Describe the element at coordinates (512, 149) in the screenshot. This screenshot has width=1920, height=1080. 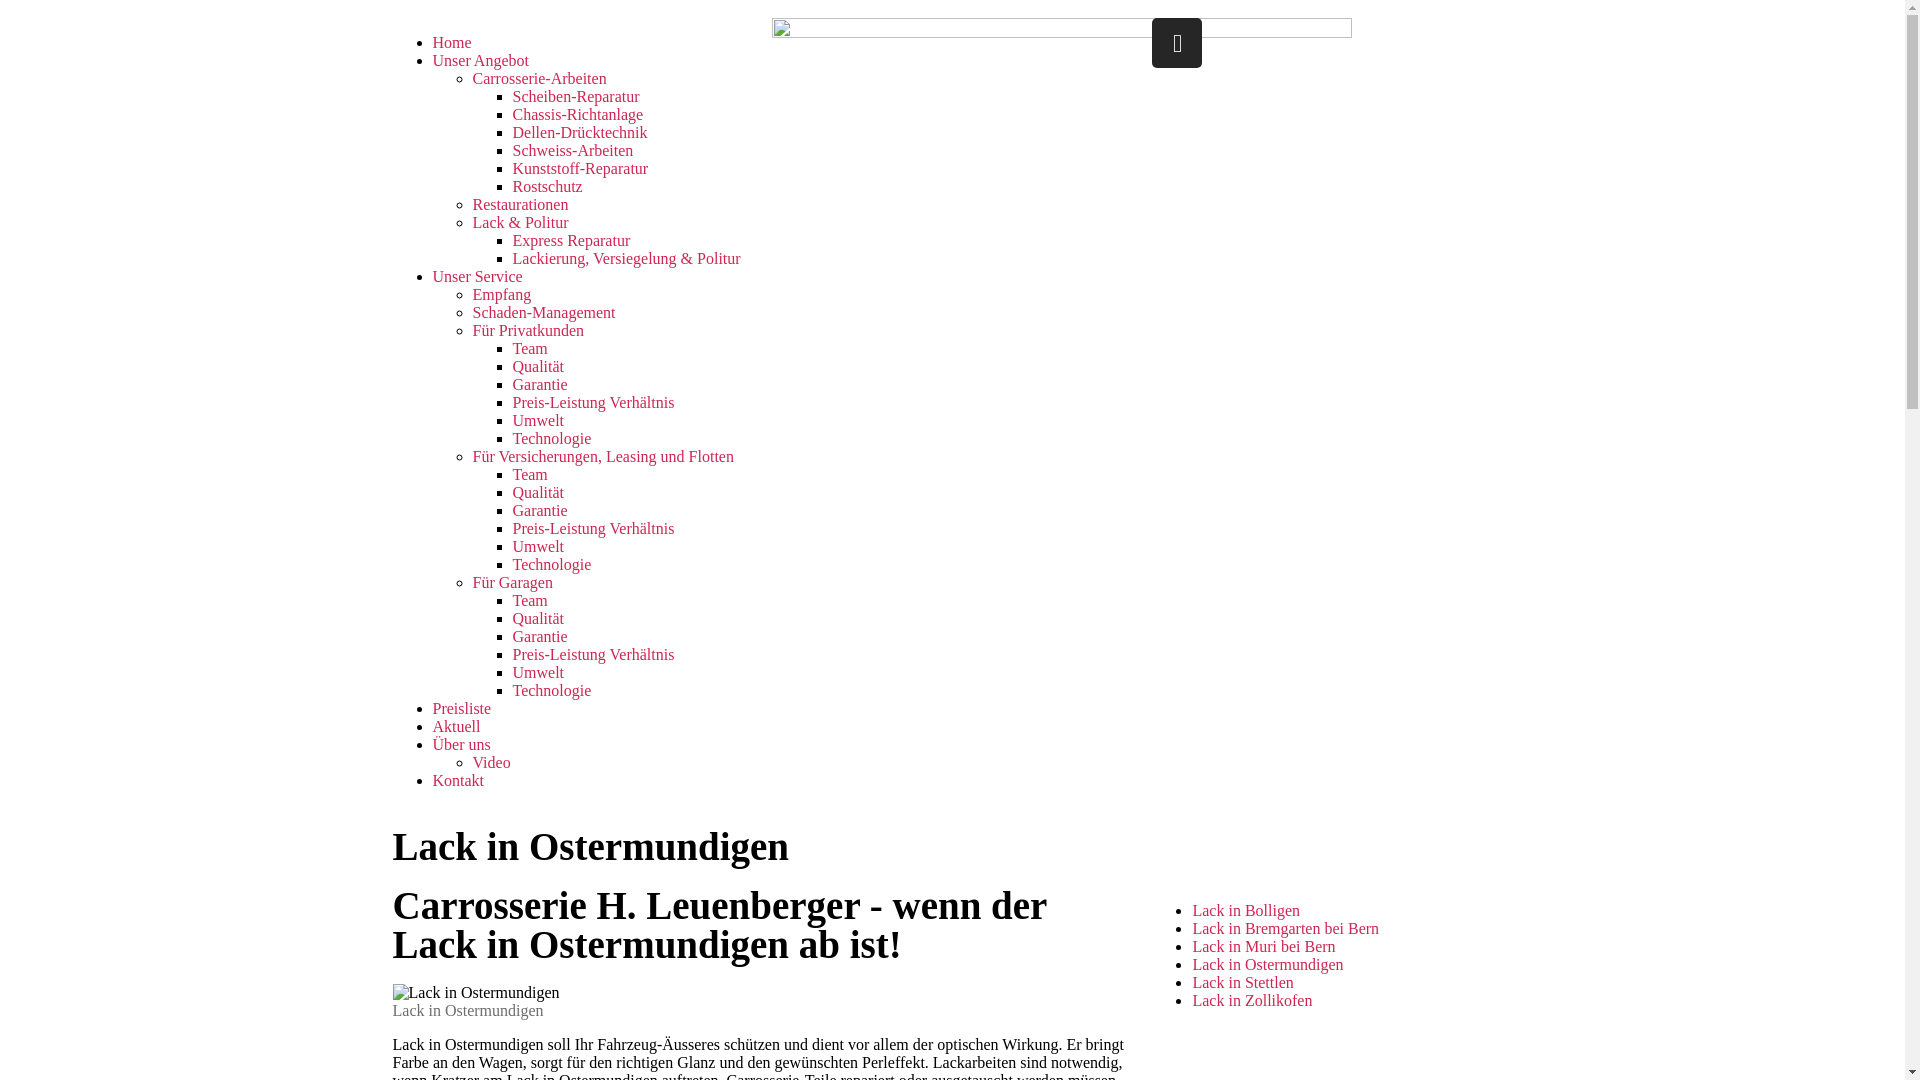
I see `'Schweiss-Arbeiten'` at that location.